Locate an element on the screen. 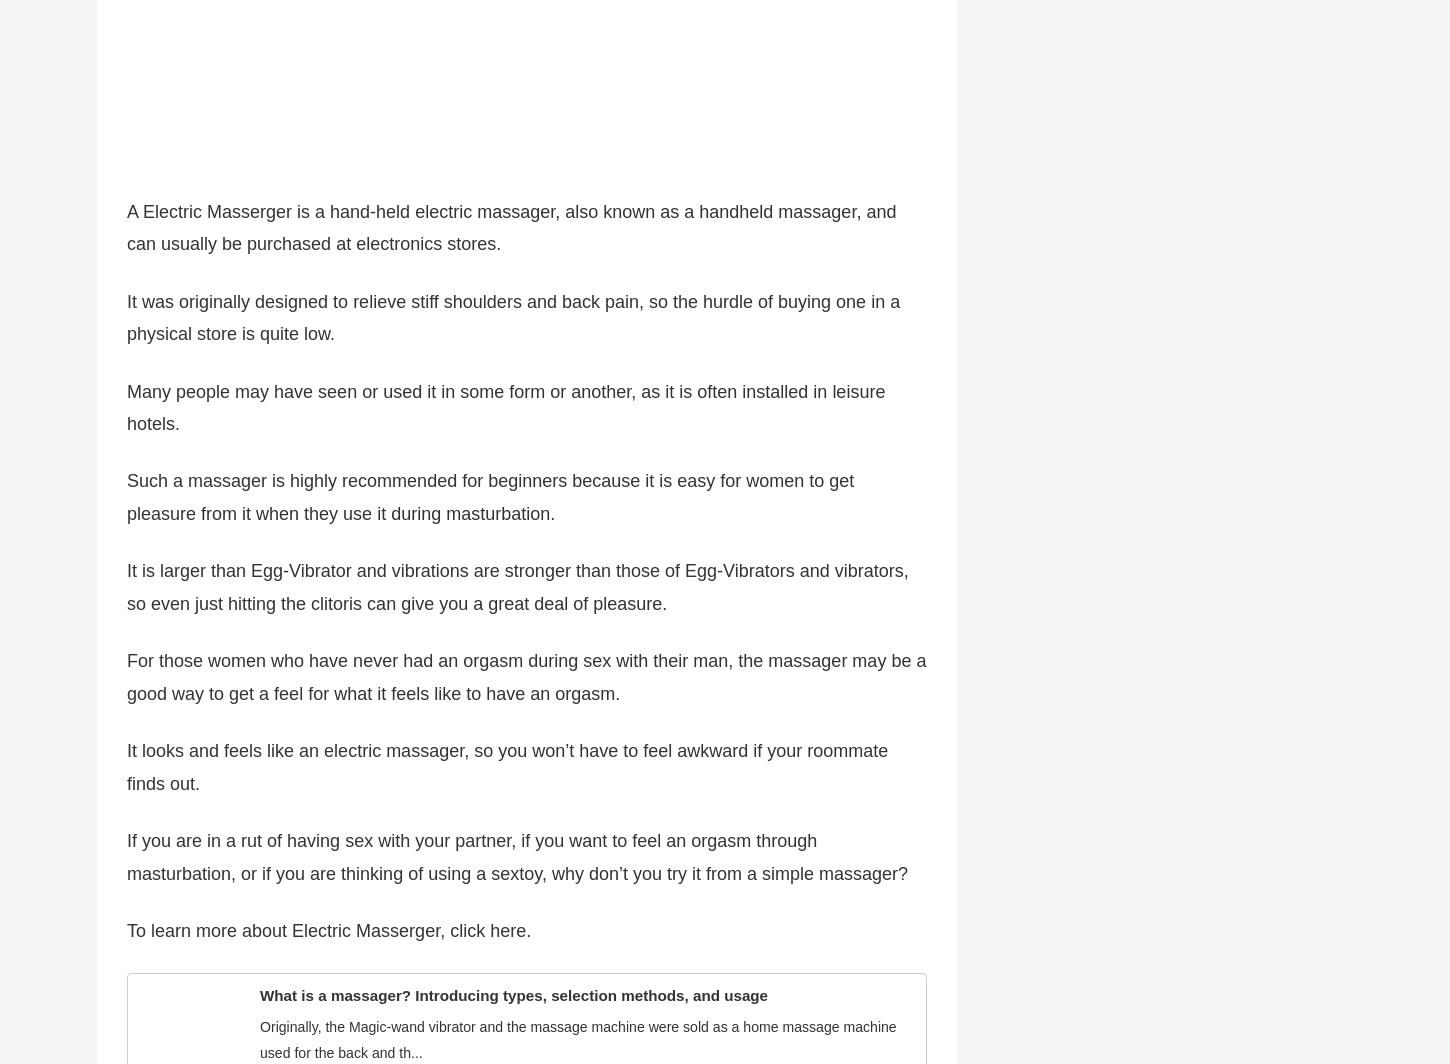  'To learn more about Electric Masserger, click here.' is located at coordinates (329, 941).